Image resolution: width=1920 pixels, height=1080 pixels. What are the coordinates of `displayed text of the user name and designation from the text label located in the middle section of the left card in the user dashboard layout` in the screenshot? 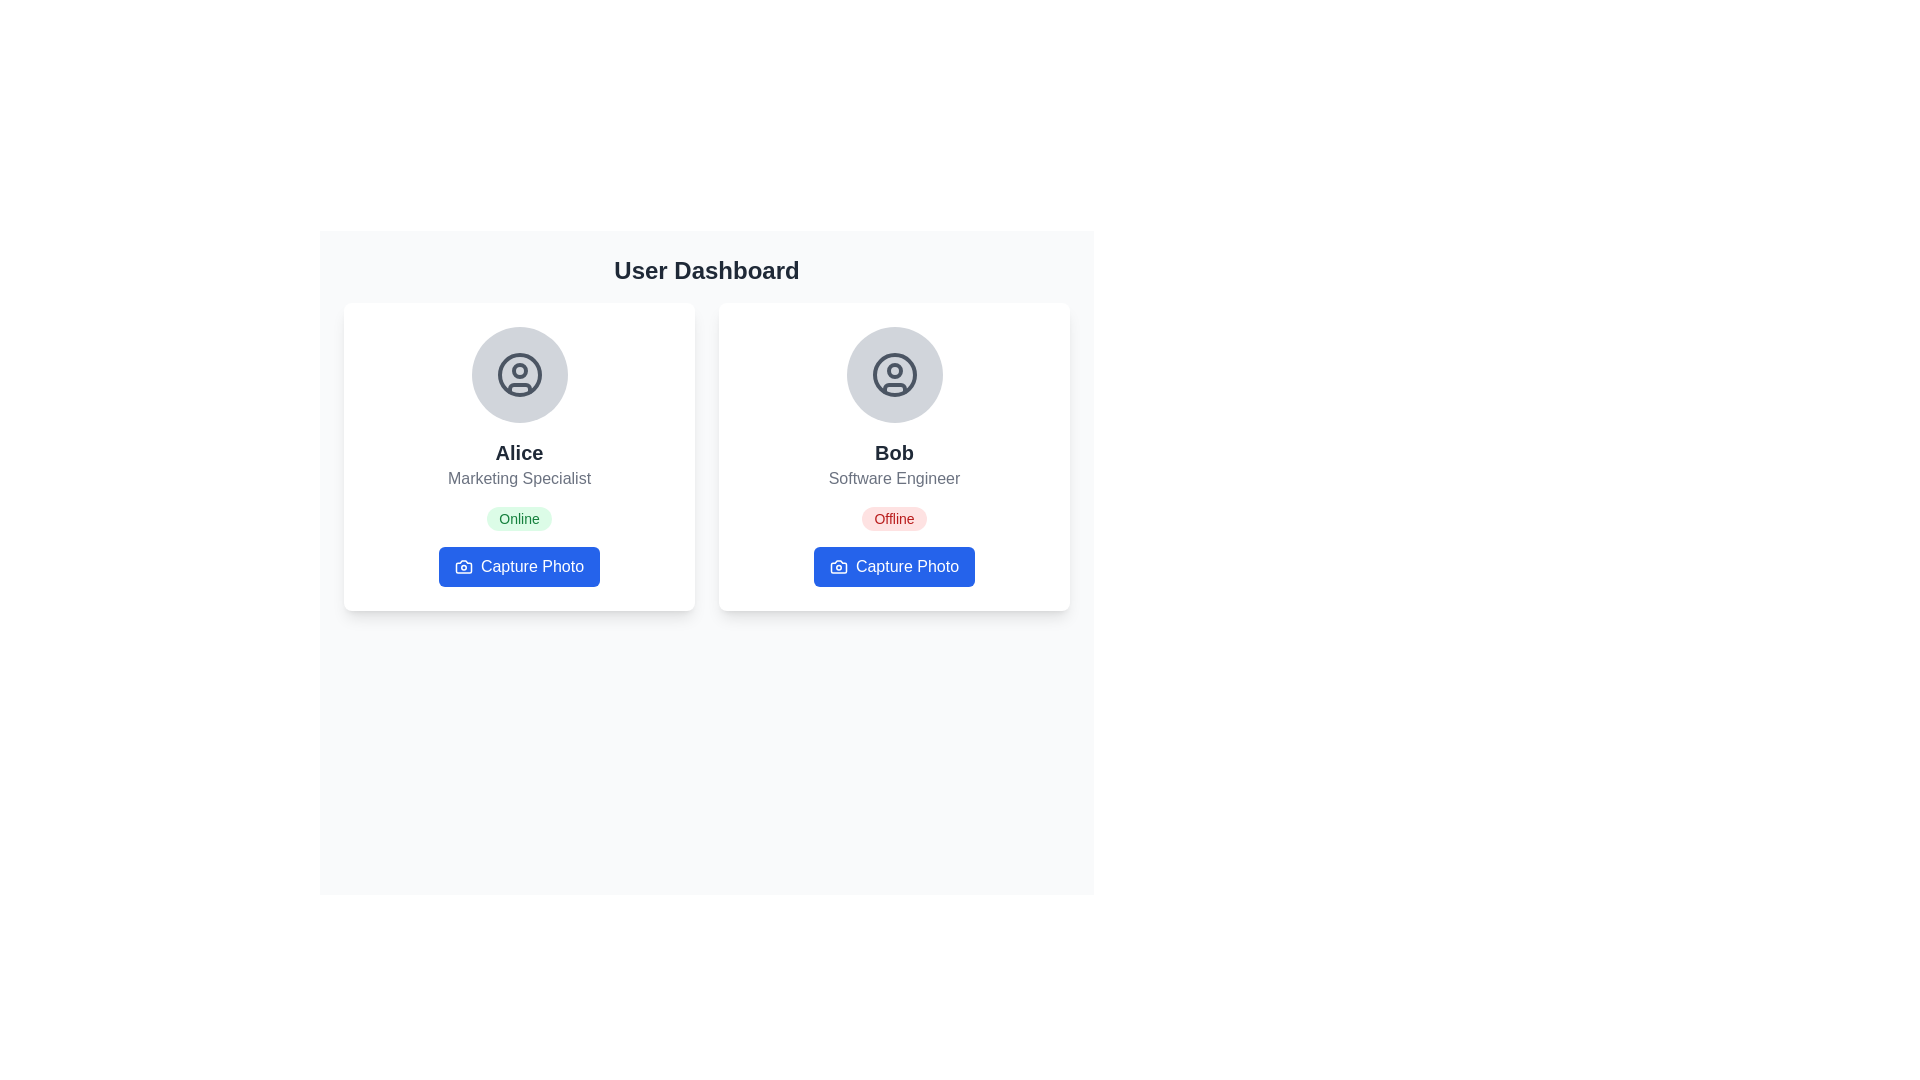 It's located at (519, 465).